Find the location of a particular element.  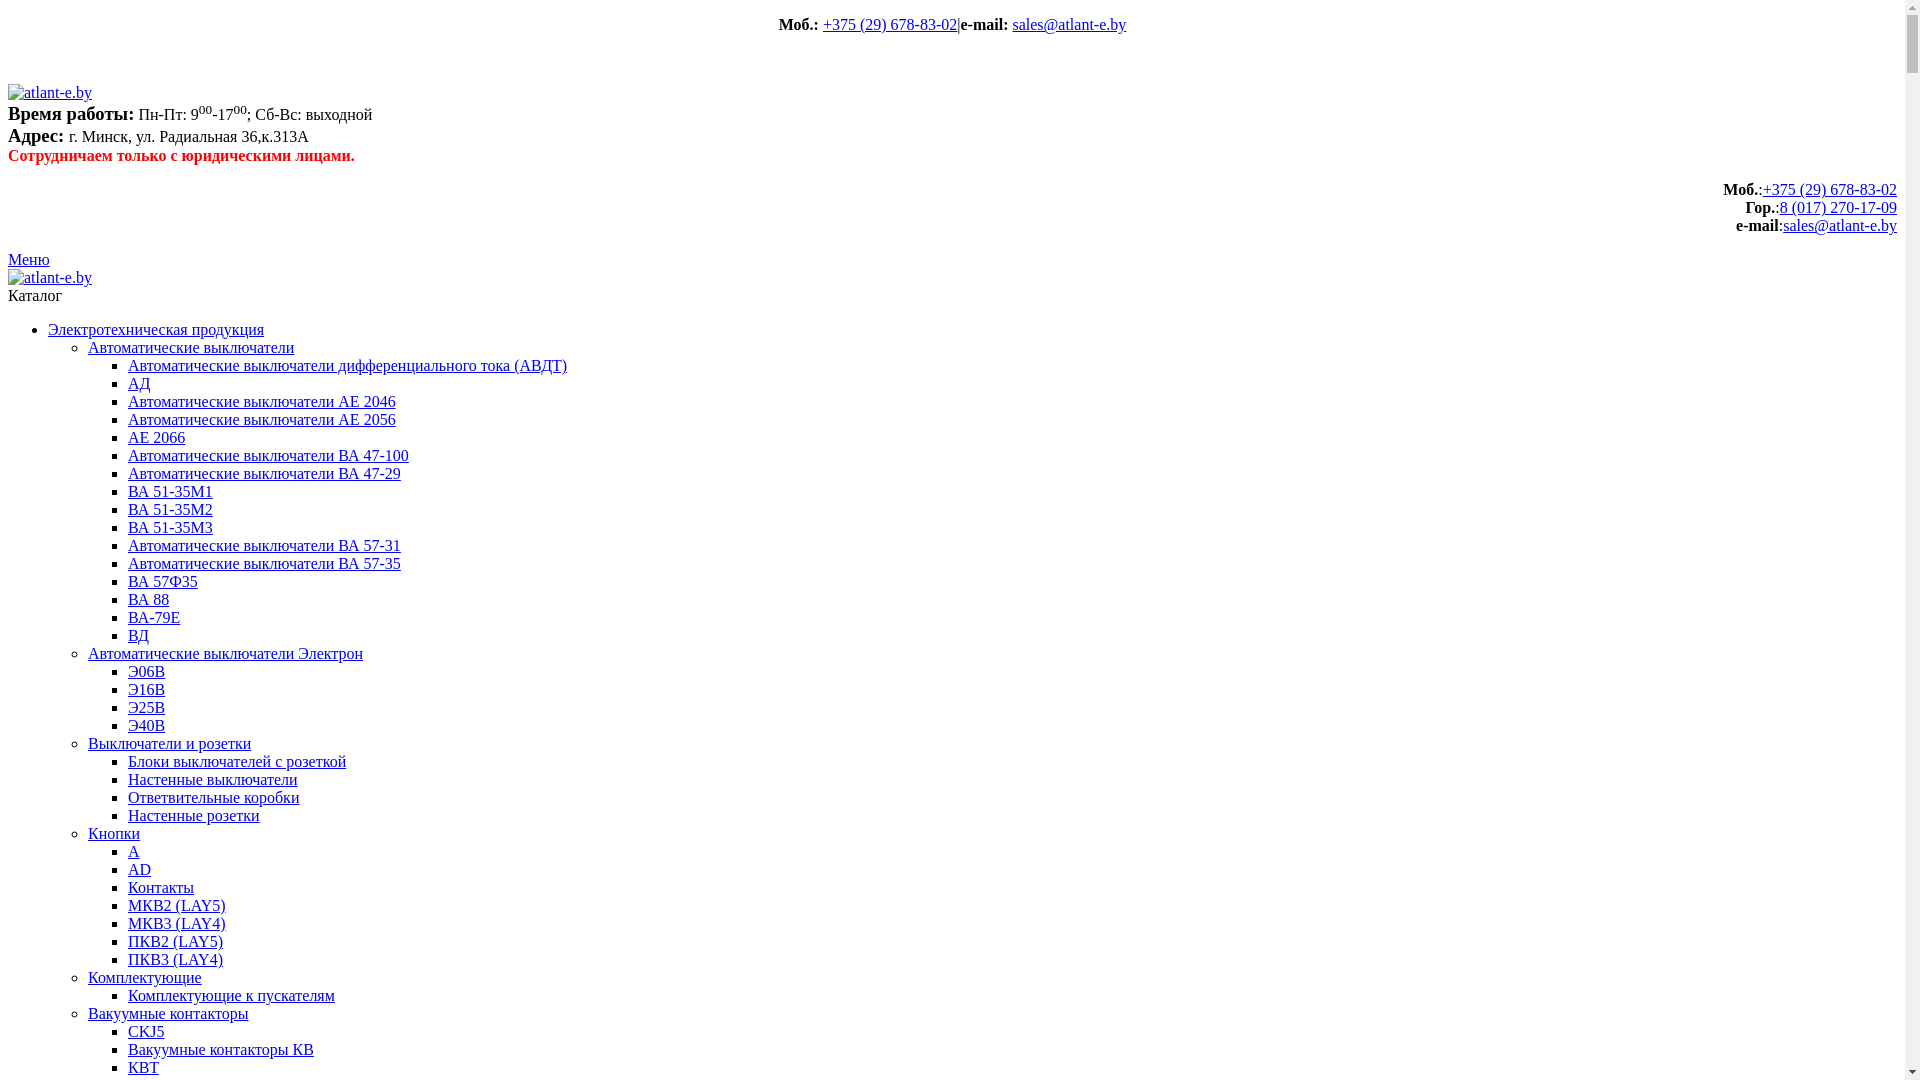

'8 (017) 270-17-09' is located at coordinates (1838, 207).